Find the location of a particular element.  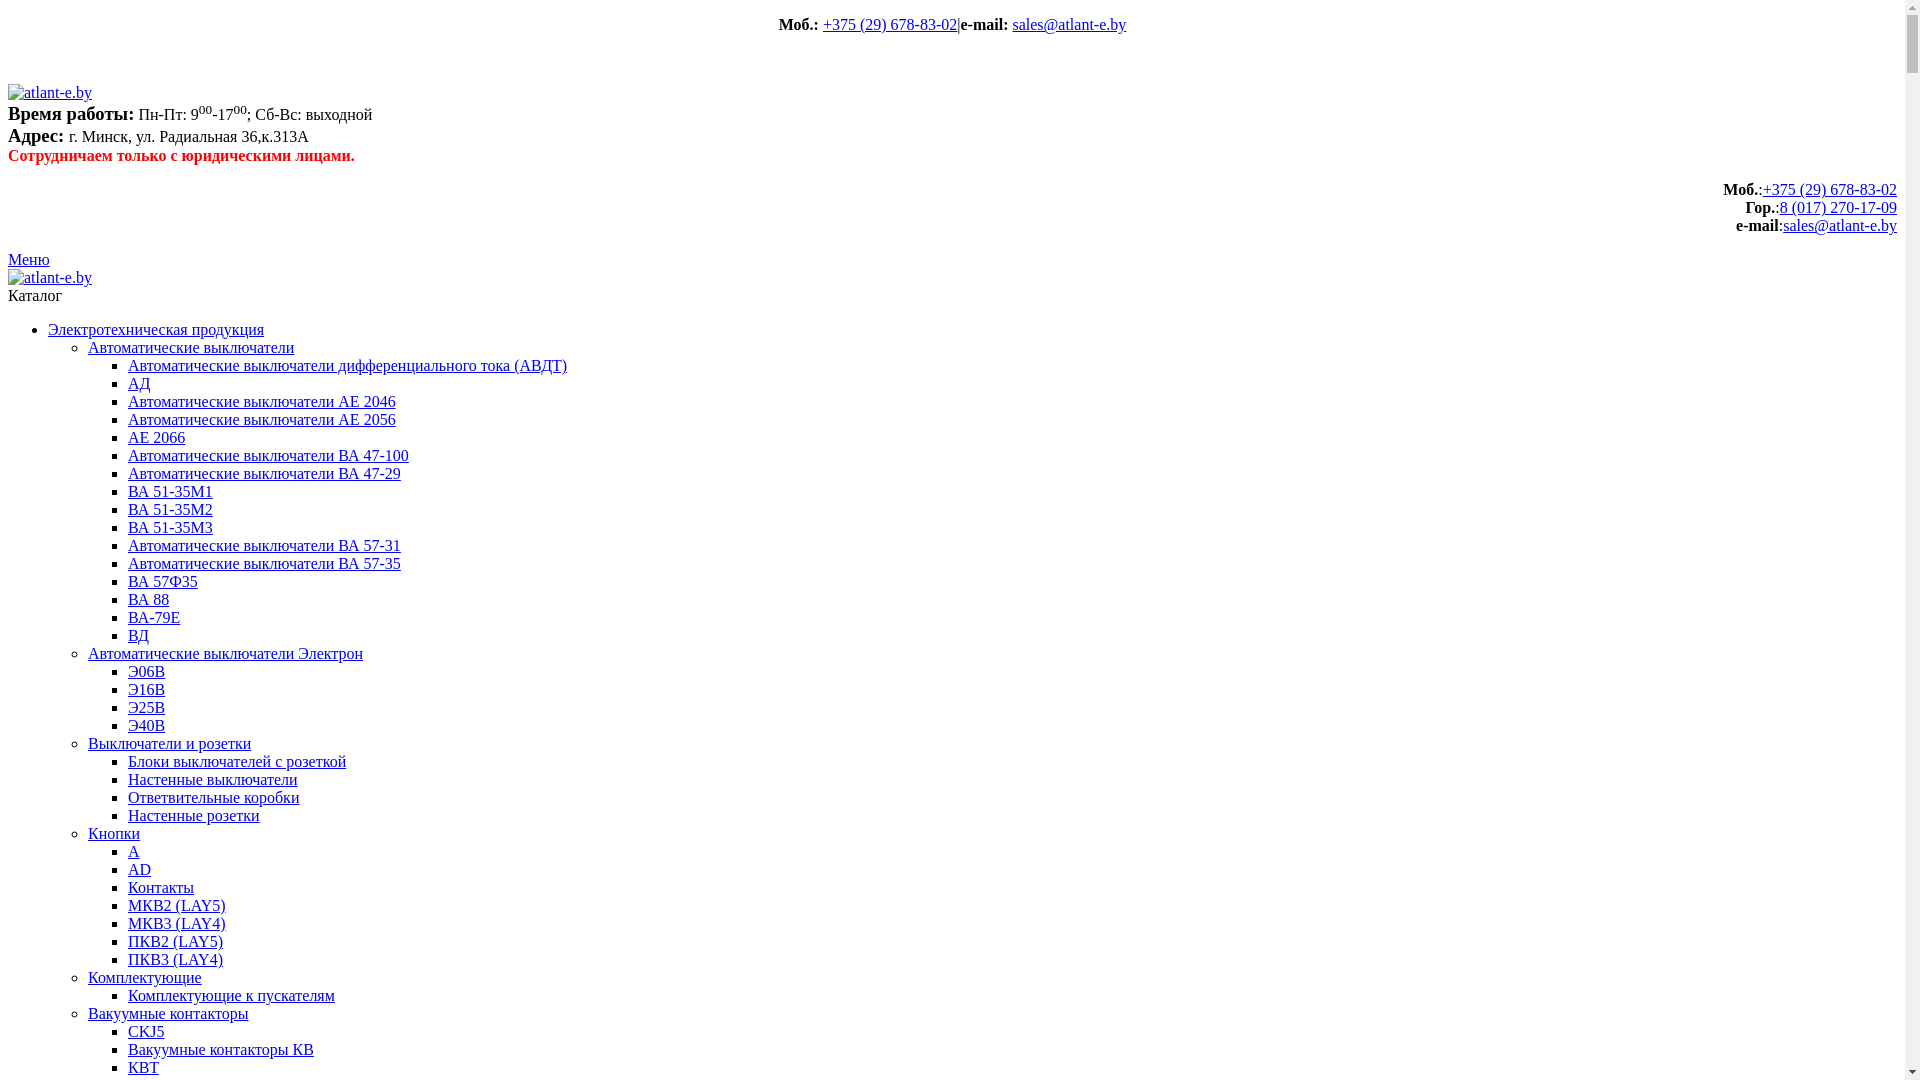

'8 (017) 270-17-09' is located at coordinates (1838, 207).